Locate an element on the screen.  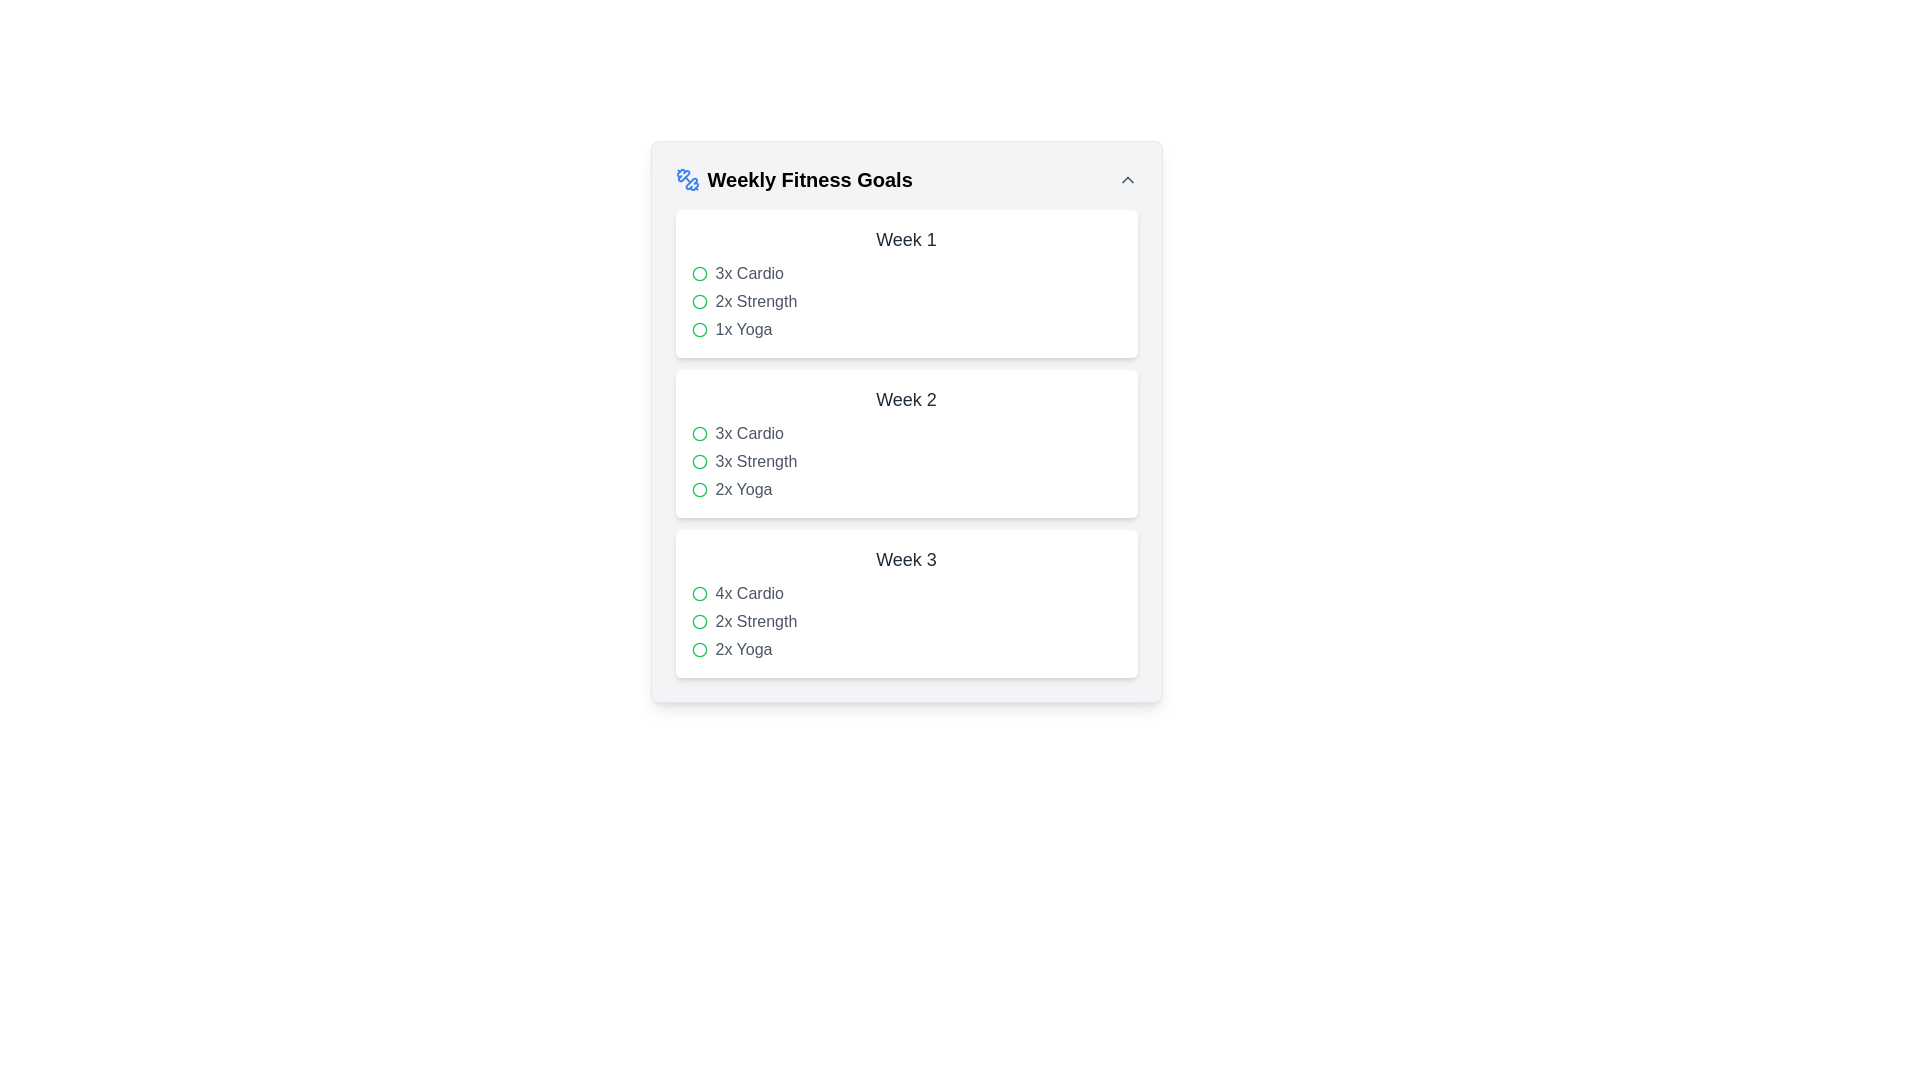
the text label displaying '2x Yoga' styled in gray font, which is the last item in the list for 'Week 3' within the 'Weekly Fitness Goals' section is located at coordinates (743, 650).